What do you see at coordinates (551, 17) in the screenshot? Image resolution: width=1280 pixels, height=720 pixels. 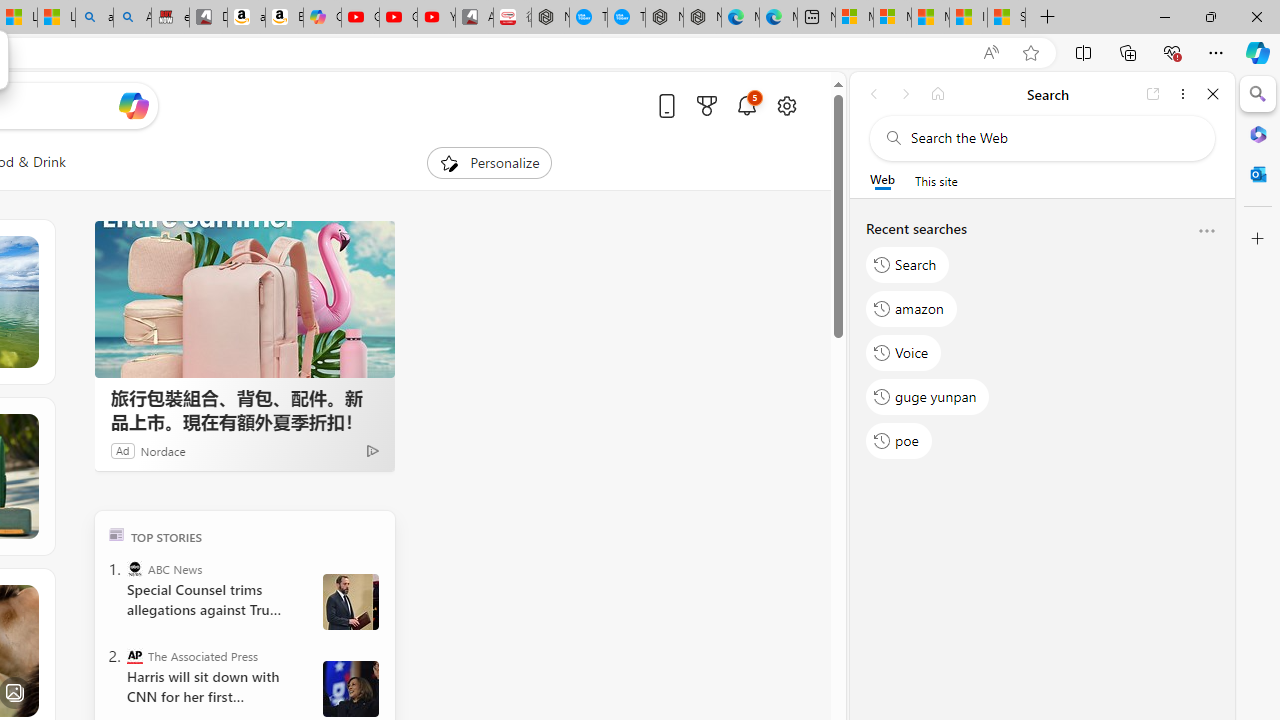 I see `'Nordace - My Account'` at bounding box center [551, 17].